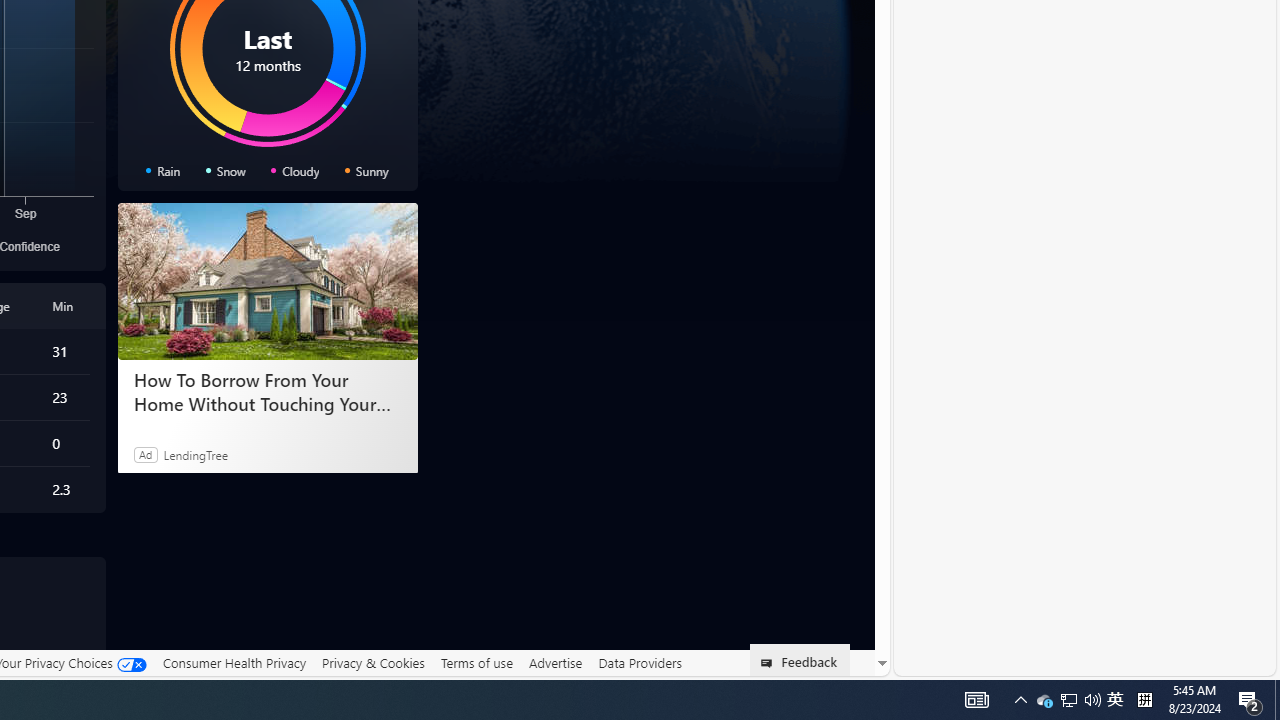  I want to click on 'Data Providers', so click(640, 662).